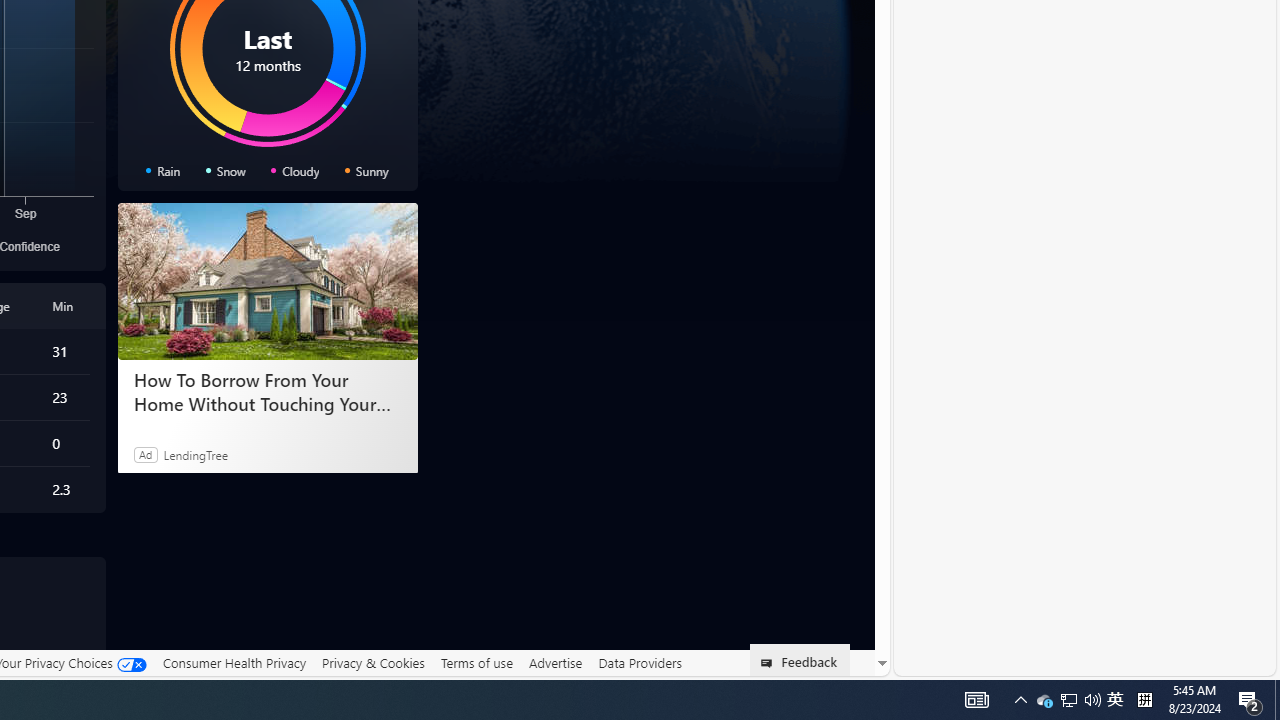  I want to click on 'Data Providers', so click(640, 662).